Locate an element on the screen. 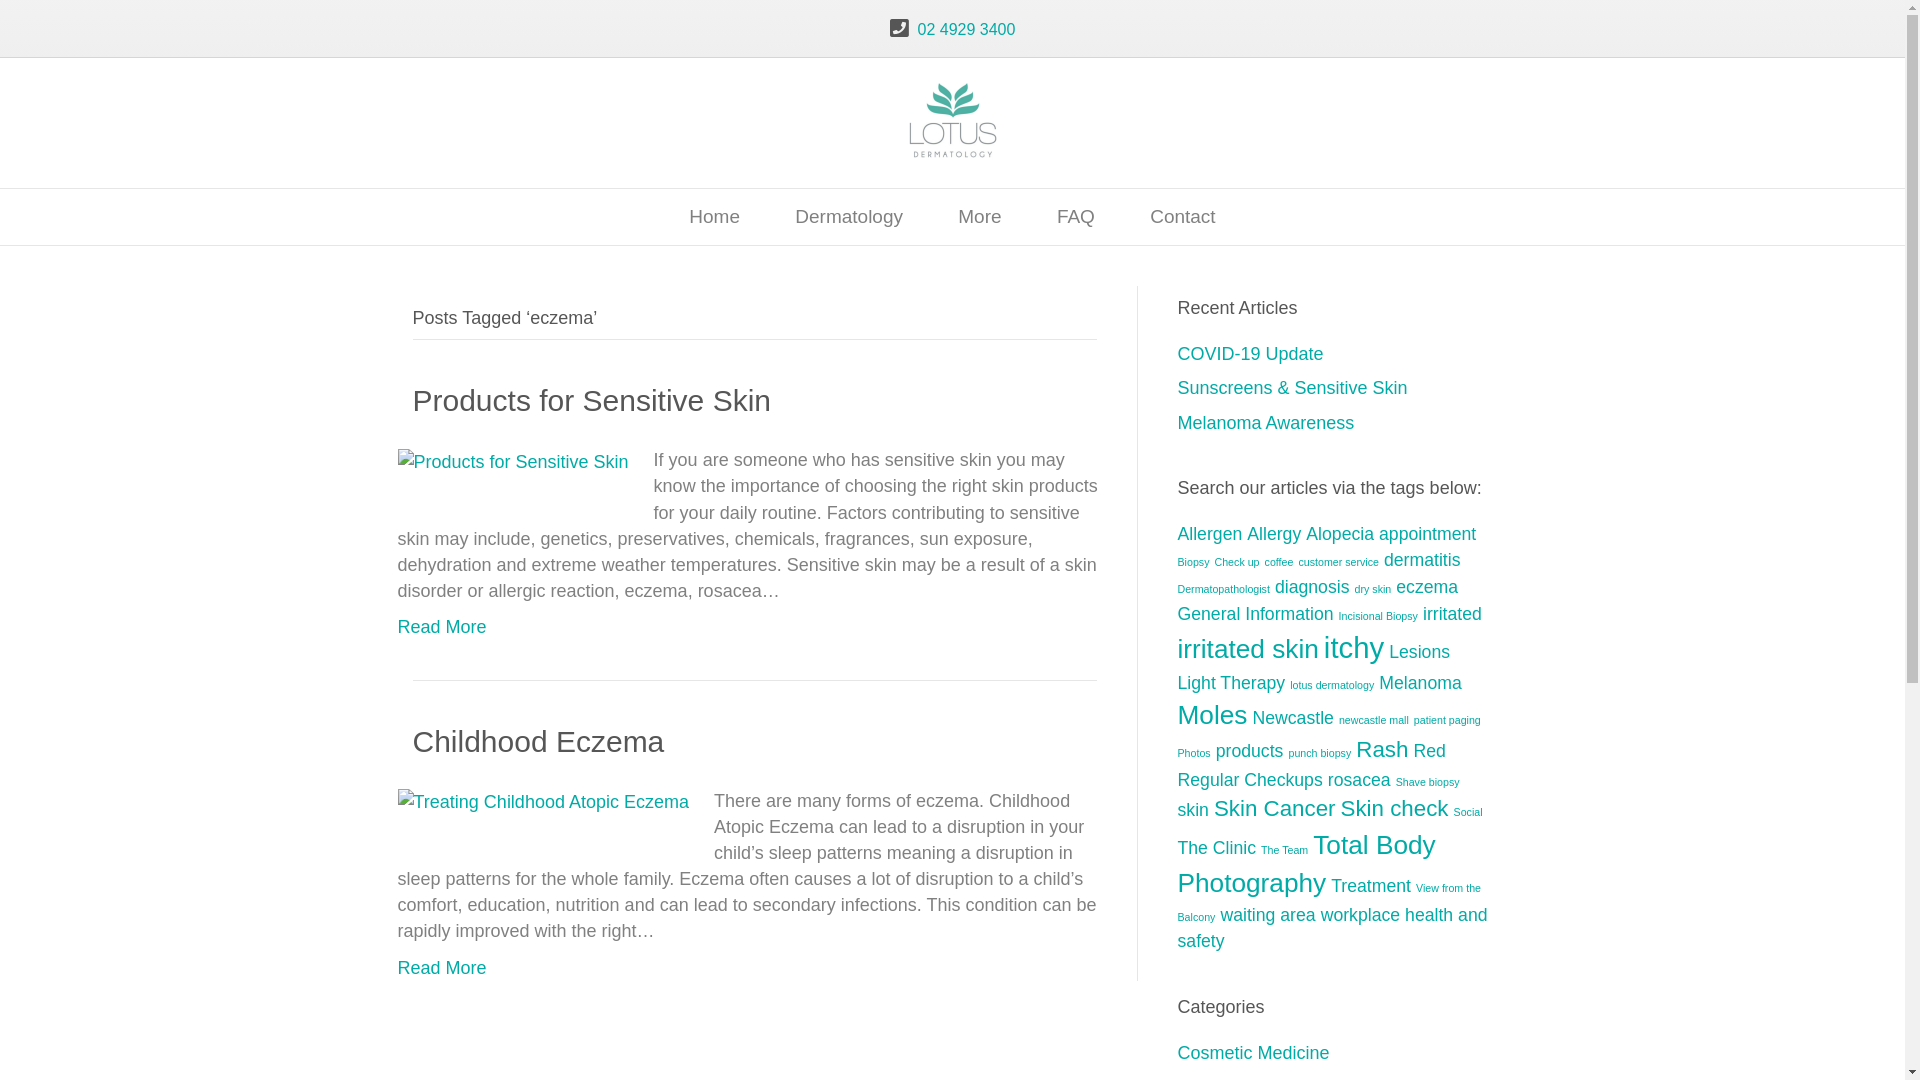  'Alopecia' is located at coordinates (1339, 532).